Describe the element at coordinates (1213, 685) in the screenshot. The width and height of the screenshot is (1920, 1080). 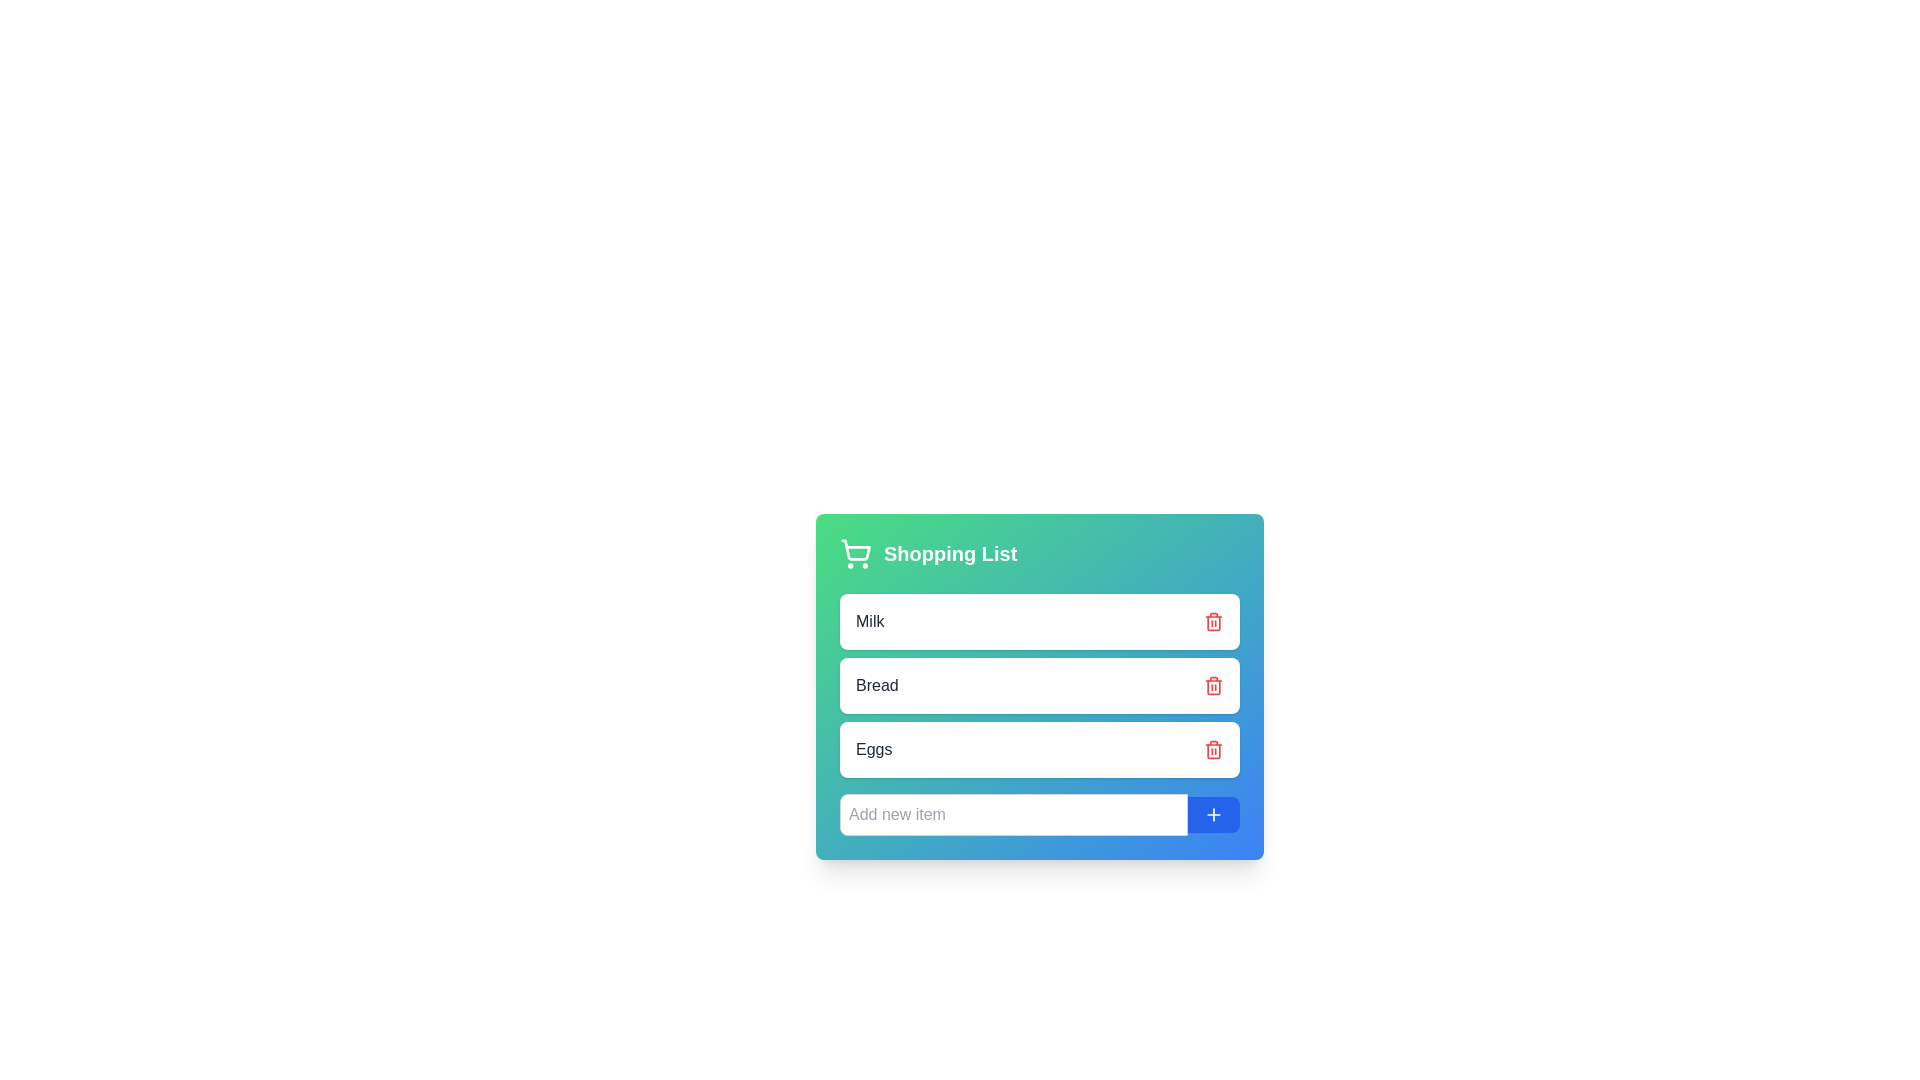
I see `the small red trash icon located at the right end of the 'Bread' entry in the shopping list UI` at that location.